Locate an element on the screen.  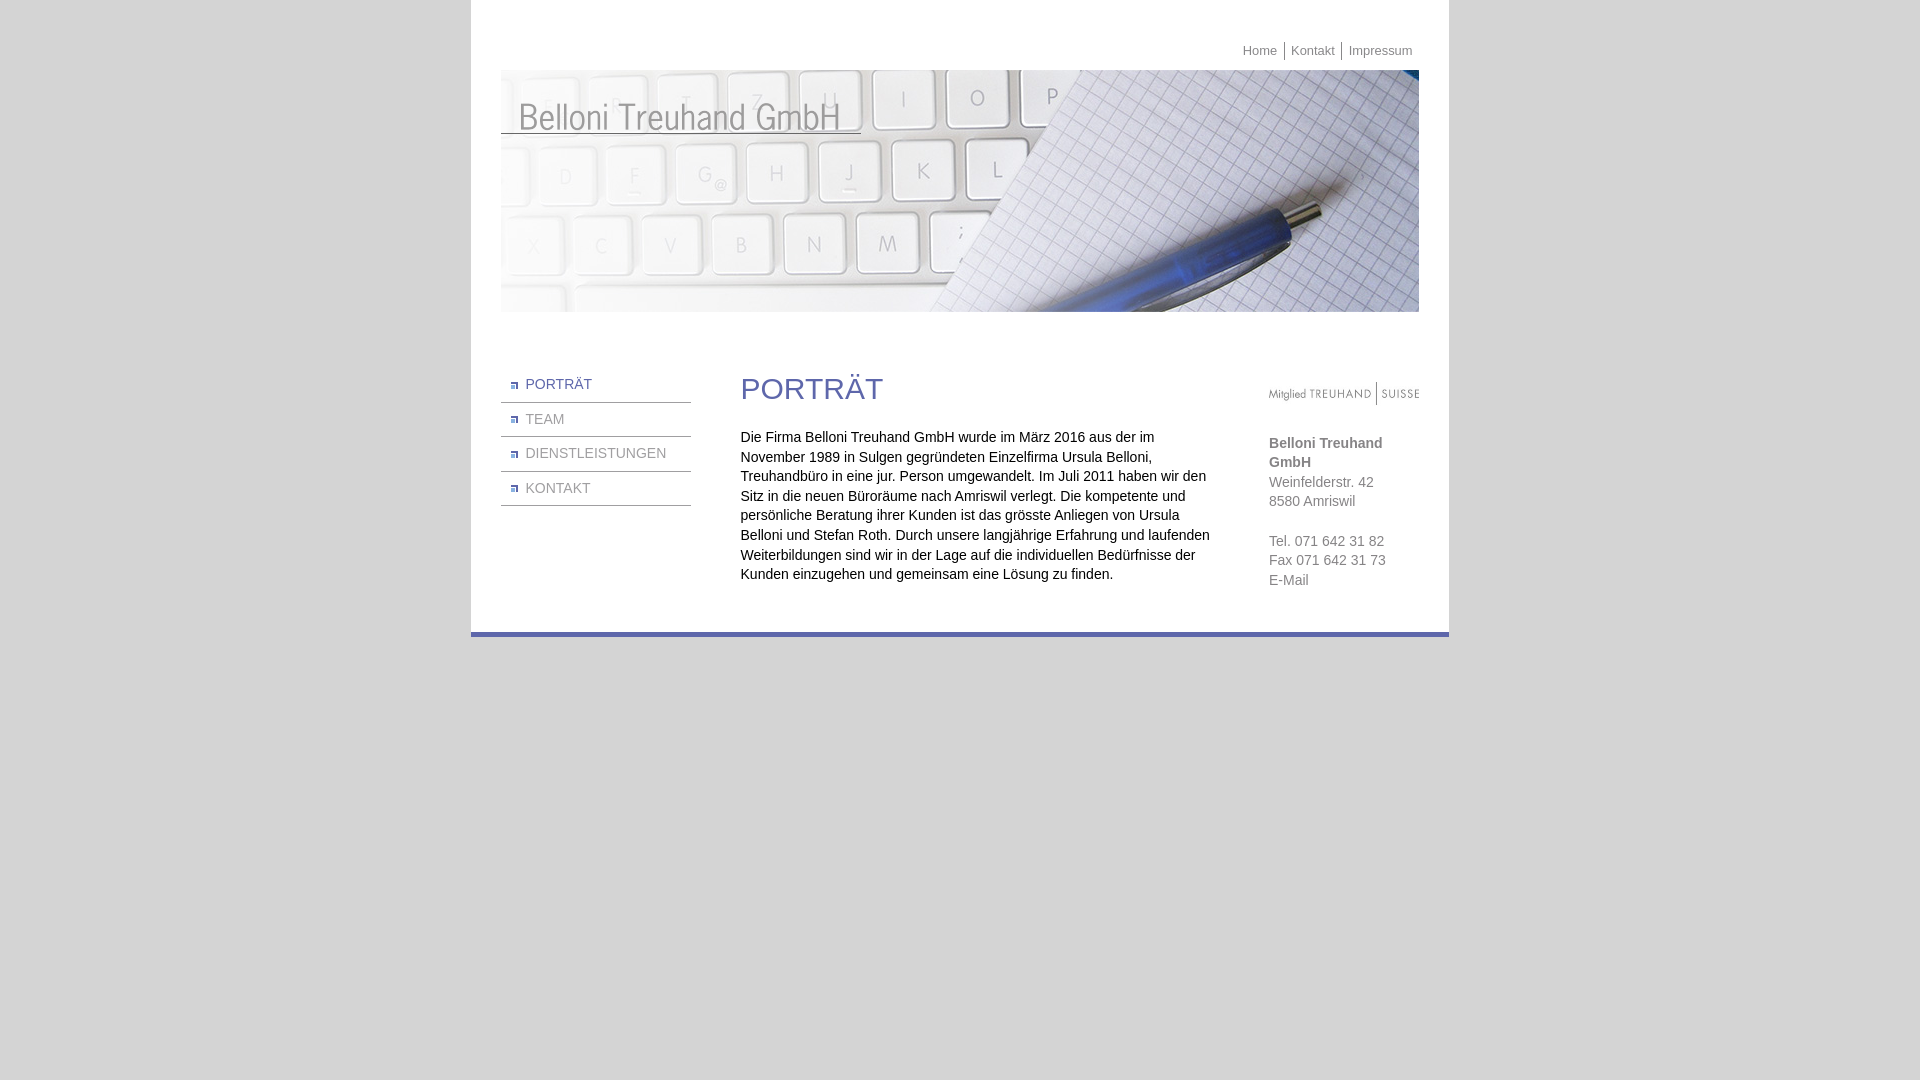
'KONTAKT' is located at coordinates (500, 489).